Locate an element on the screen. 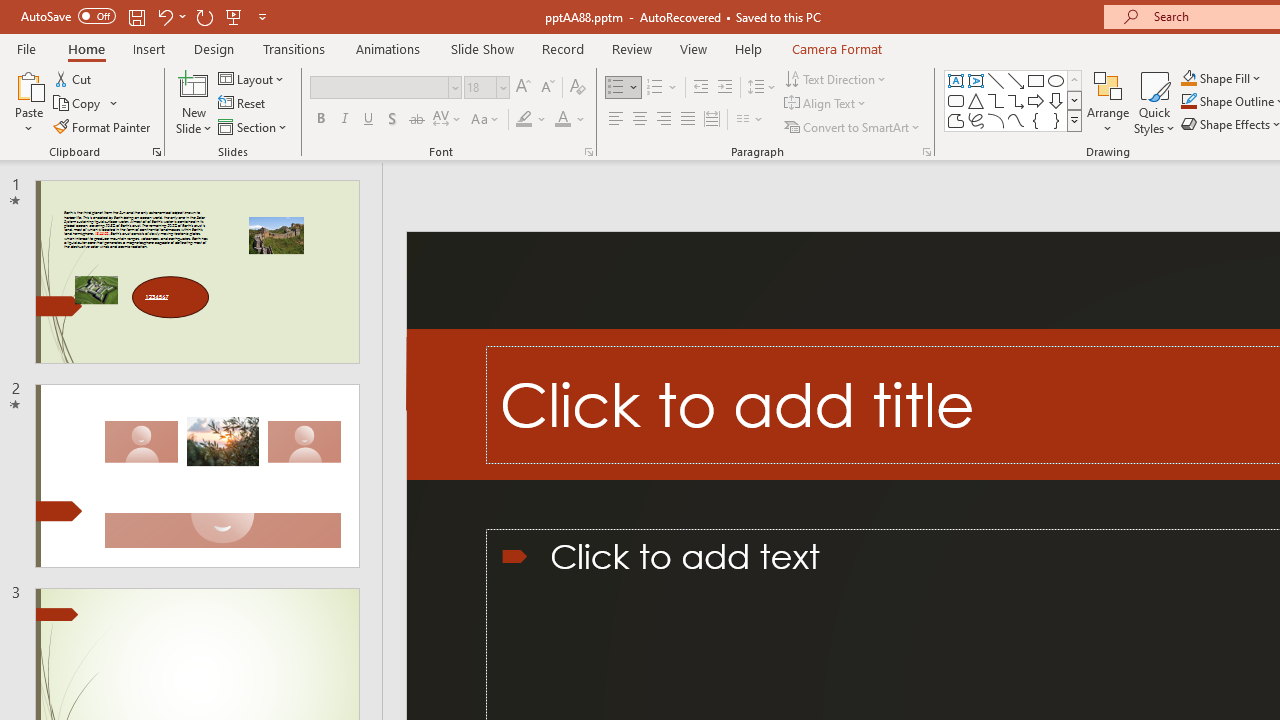 The width and height of the screenshot is (1280, 720). 'Strikethrough' is located at coordinates (415, 119).